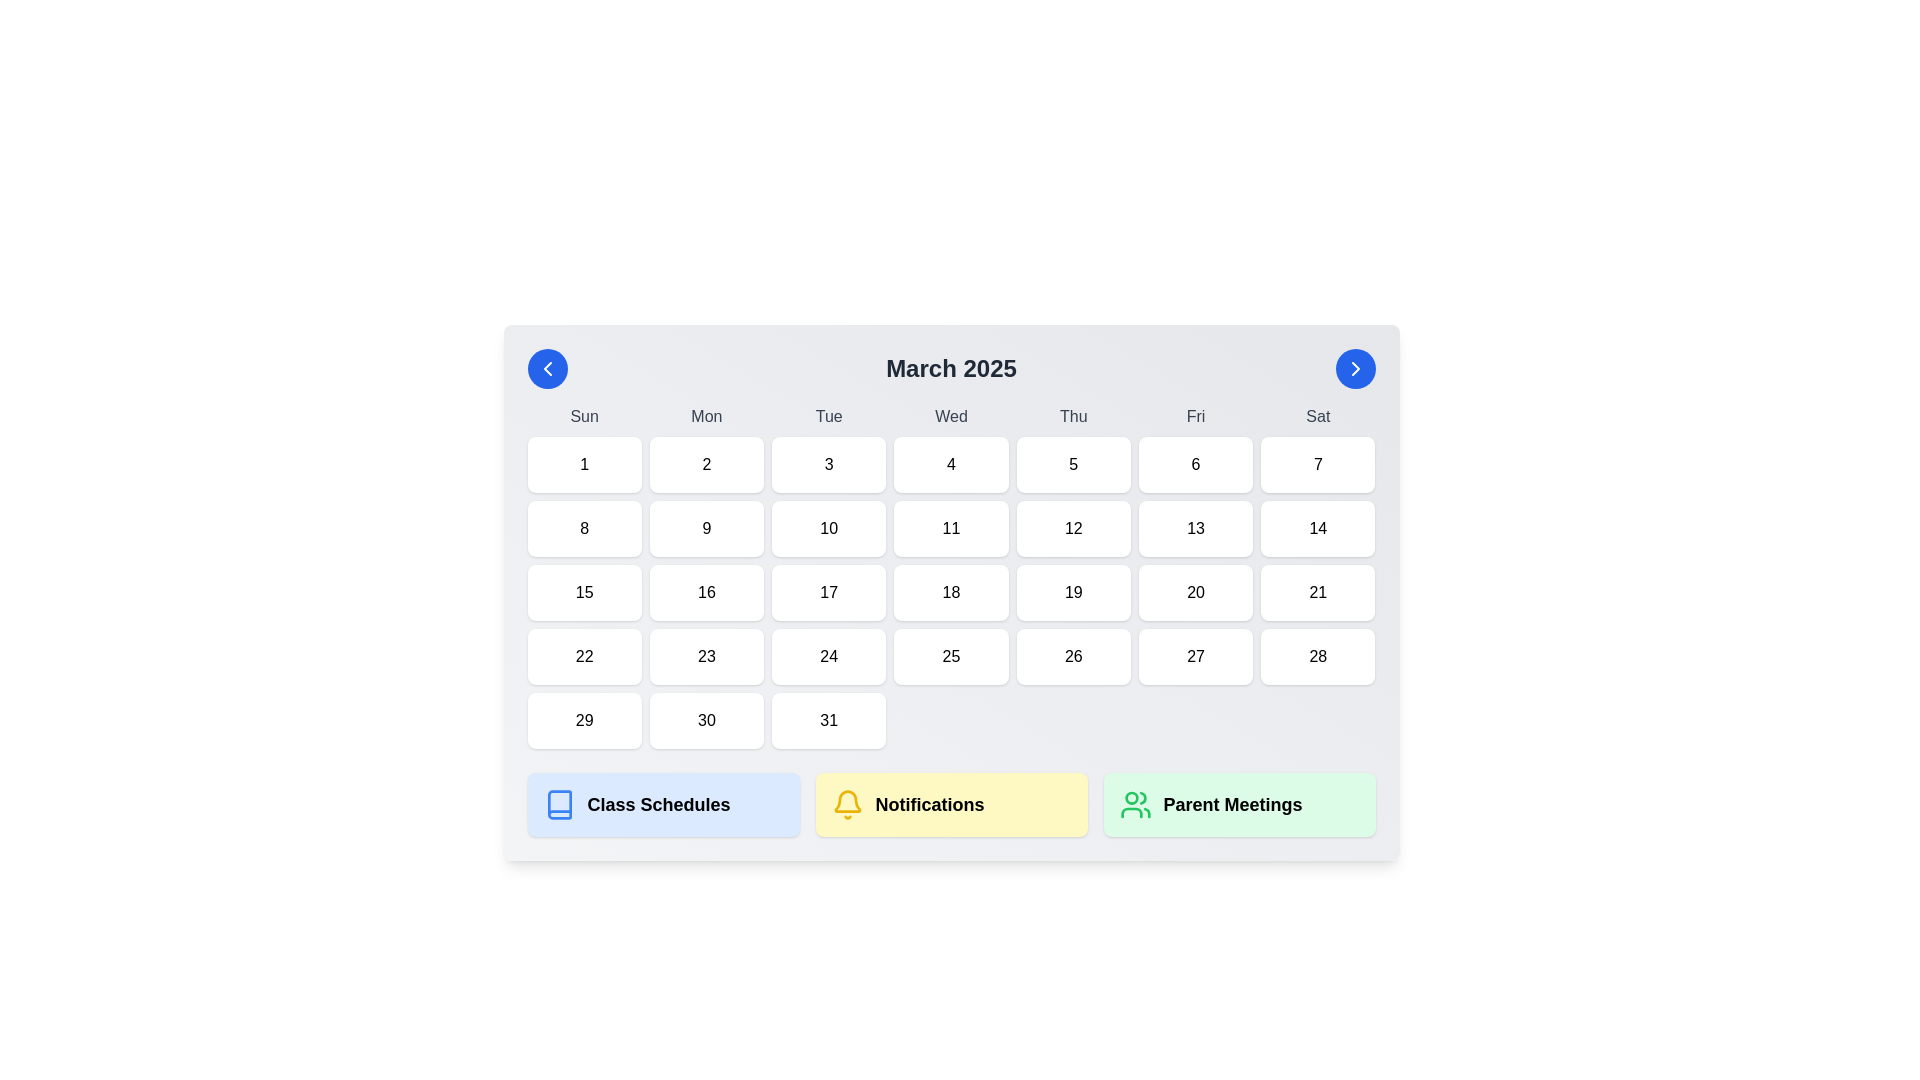  I want to click on the Chevron-shaped arrow icon, which serves as a navigational control for going to the previous page or section, located in the circular button at the top-left corner of the interface, so click(547, 369).